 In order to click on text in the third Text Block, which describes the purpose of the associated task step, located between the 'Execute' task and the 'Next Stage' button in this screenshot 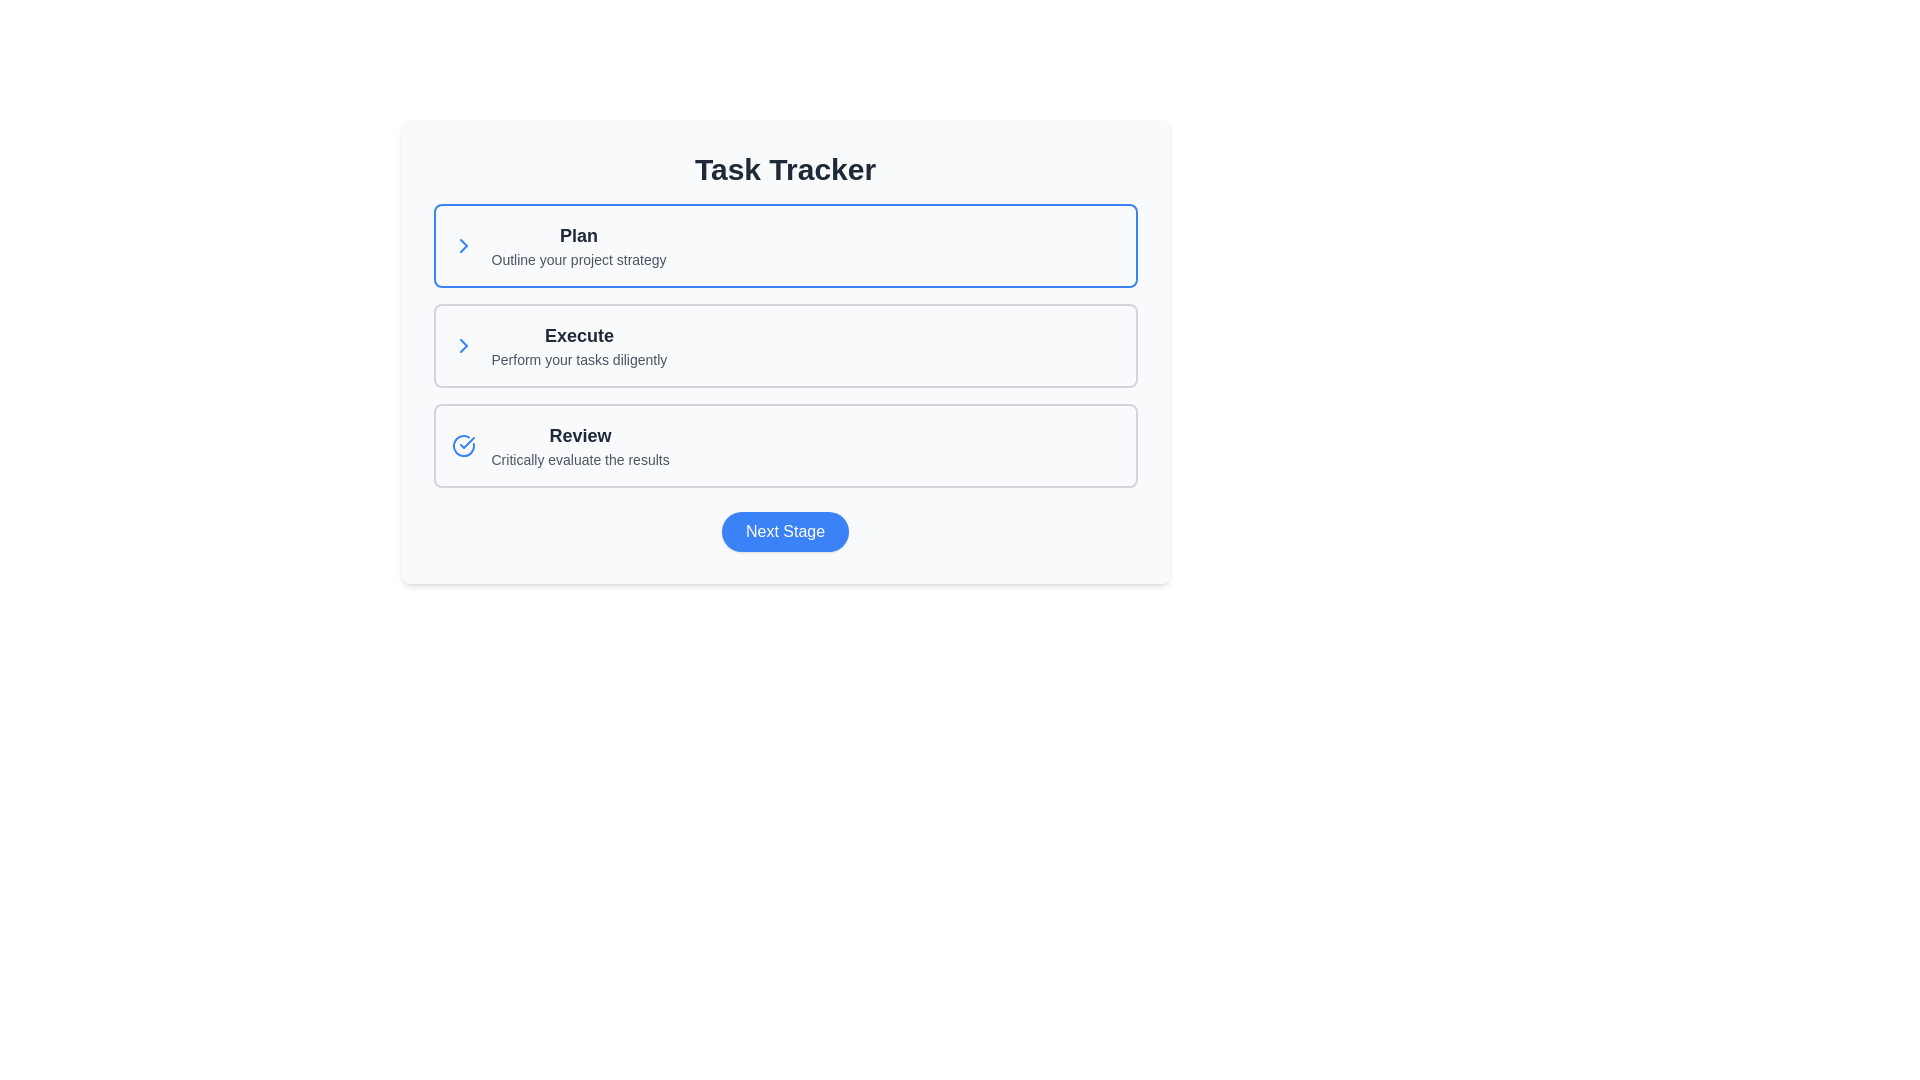, I will do `click(579, 445)`.